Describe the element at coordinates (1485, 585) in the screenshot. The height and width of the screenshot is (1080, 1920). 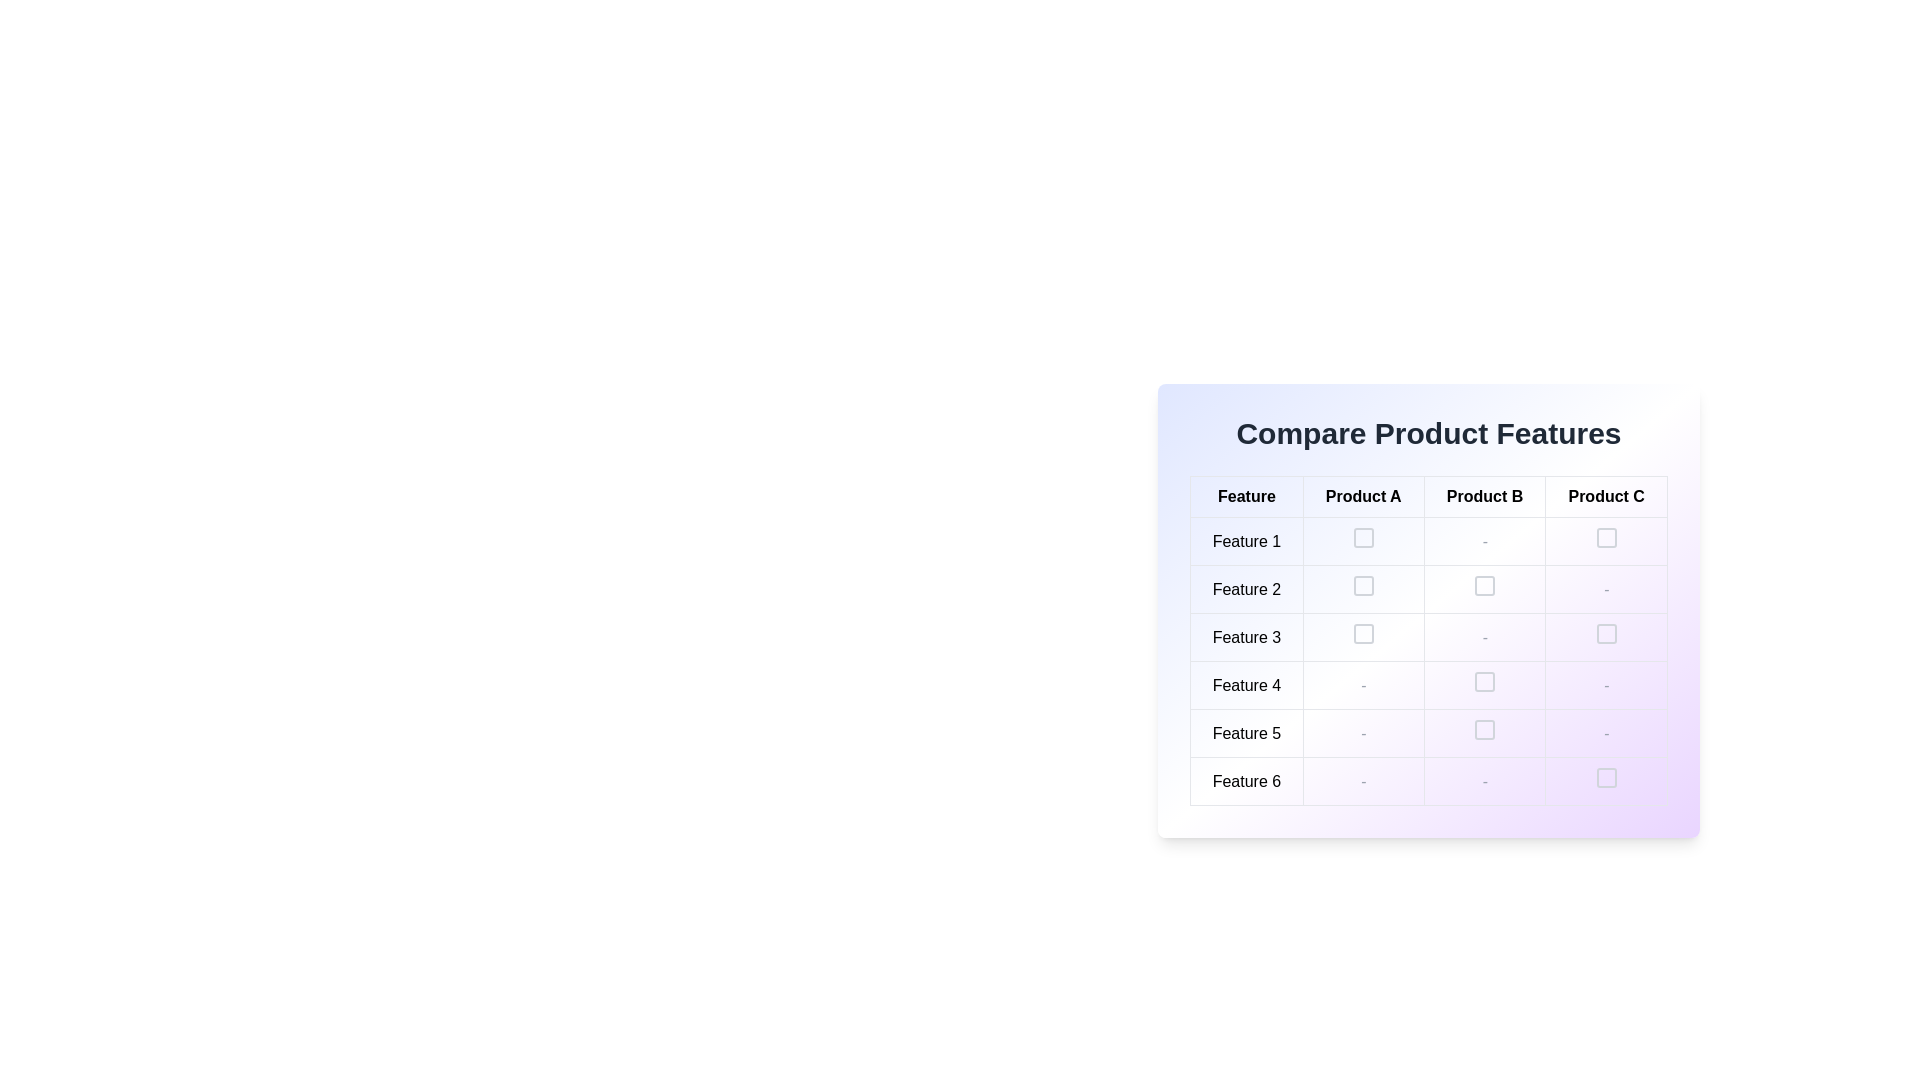
I see `the checkbox located in the second row and third column of the comparison table under 'Product B'` at that location.